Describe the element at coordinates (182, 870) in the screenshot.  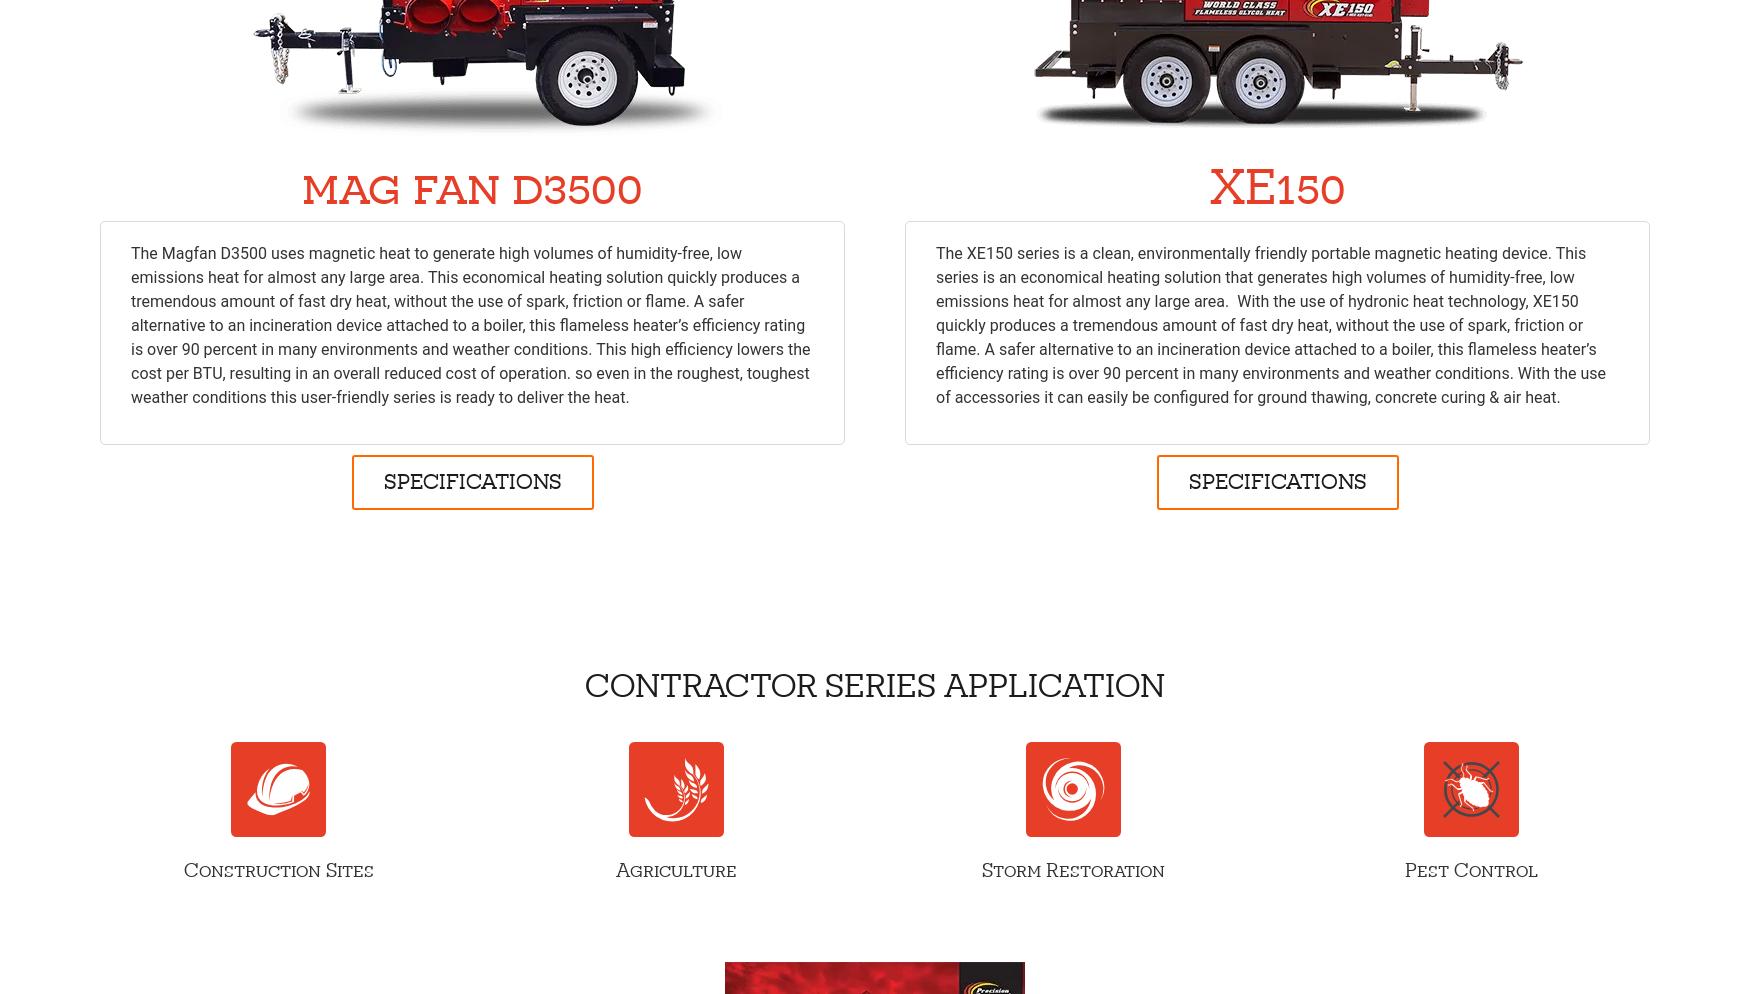
I see `'Construction Sites'` at that location.